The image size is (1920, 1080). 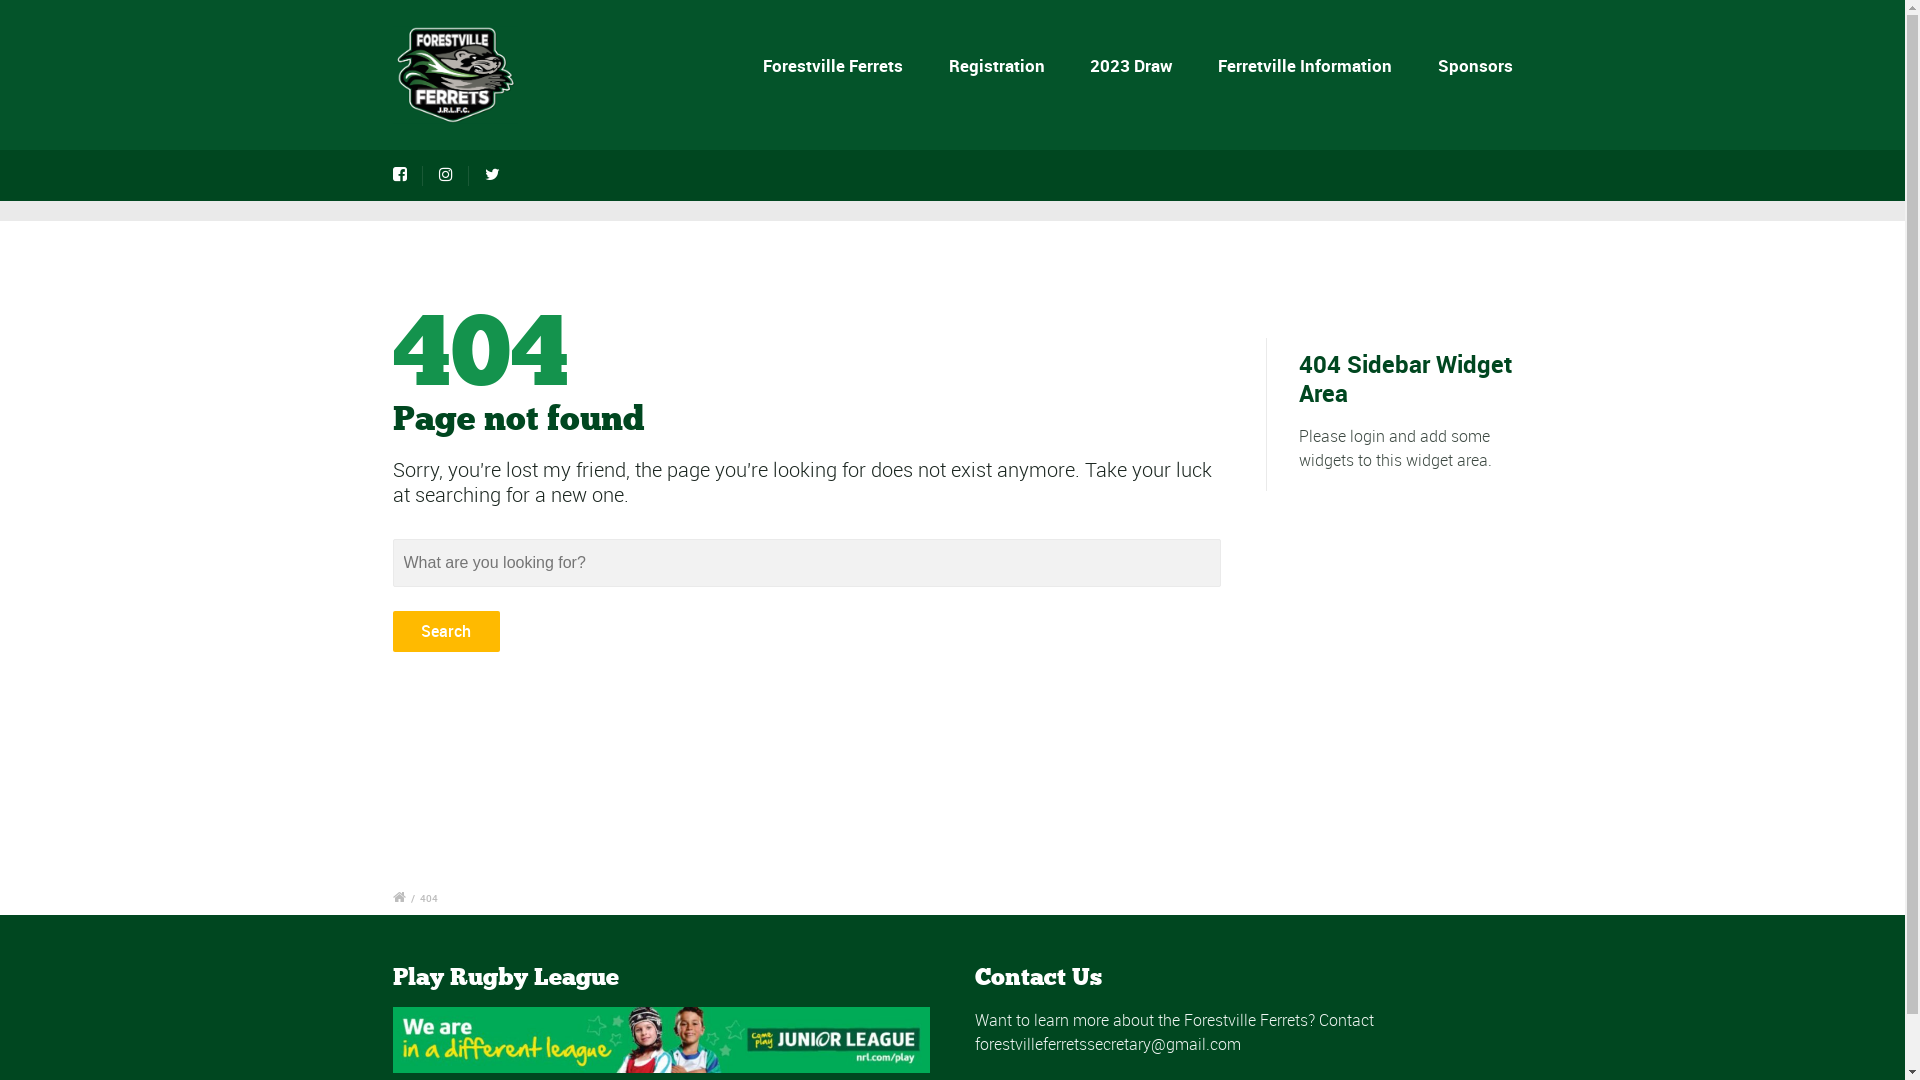 I want to click on 'Sponsors', so click(x=1432, y=64).